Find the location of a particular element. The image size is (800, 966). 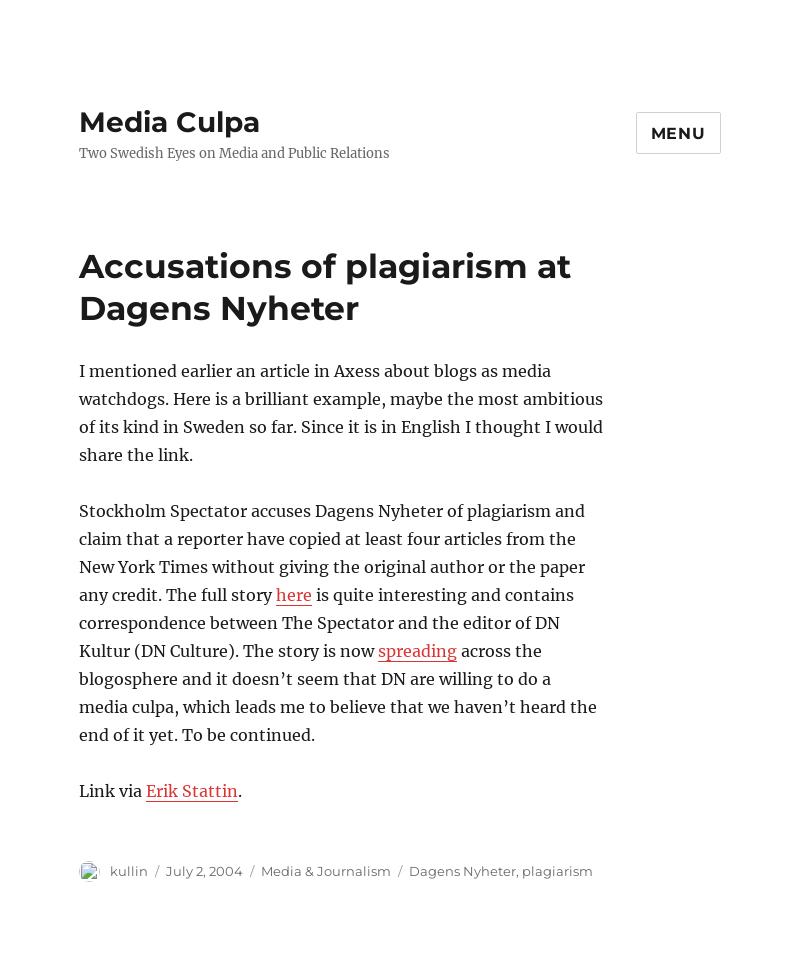

'spreading' is located at coordinates (377, 649).